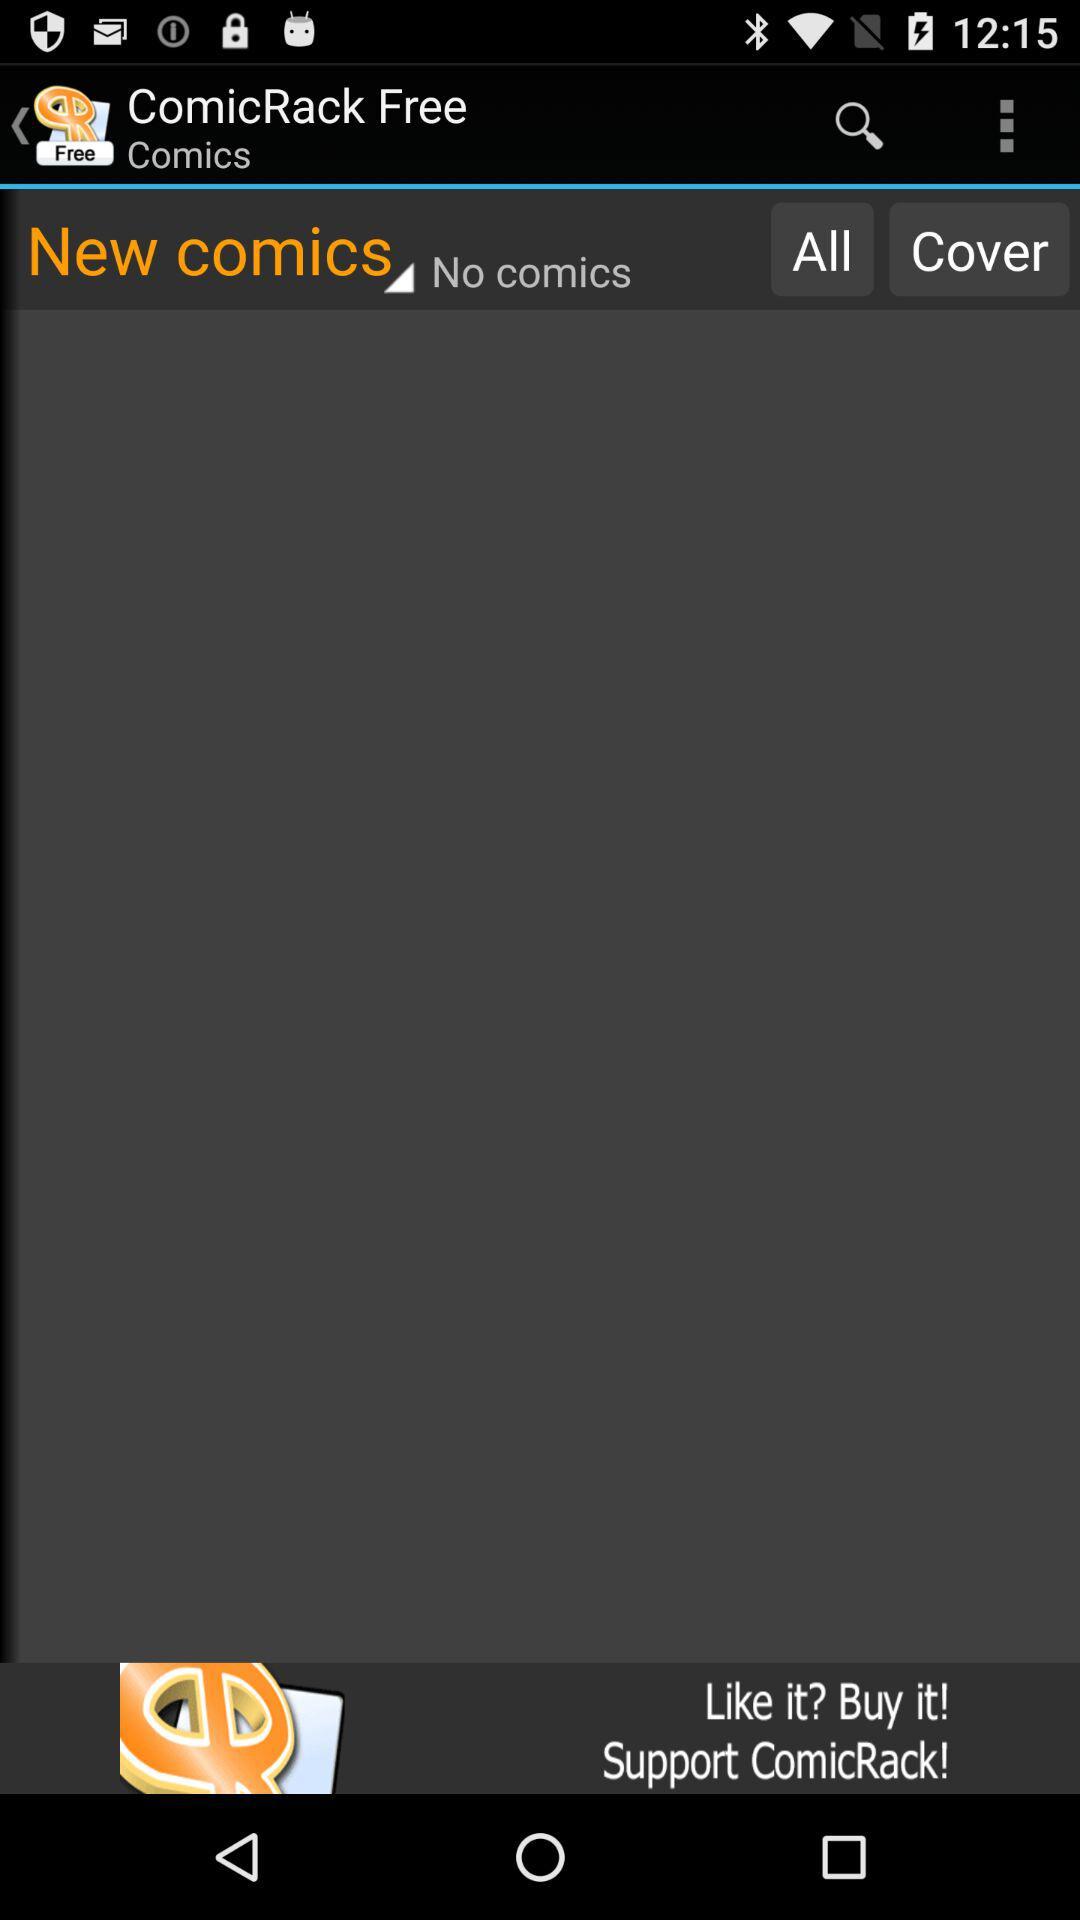 Image resolution: width=1080 pixels, height=1920 pixels. What do you see at coordinates (978, 248) in the screenshot?
I see `item to the right of all item` at bounding box center [978, 248].